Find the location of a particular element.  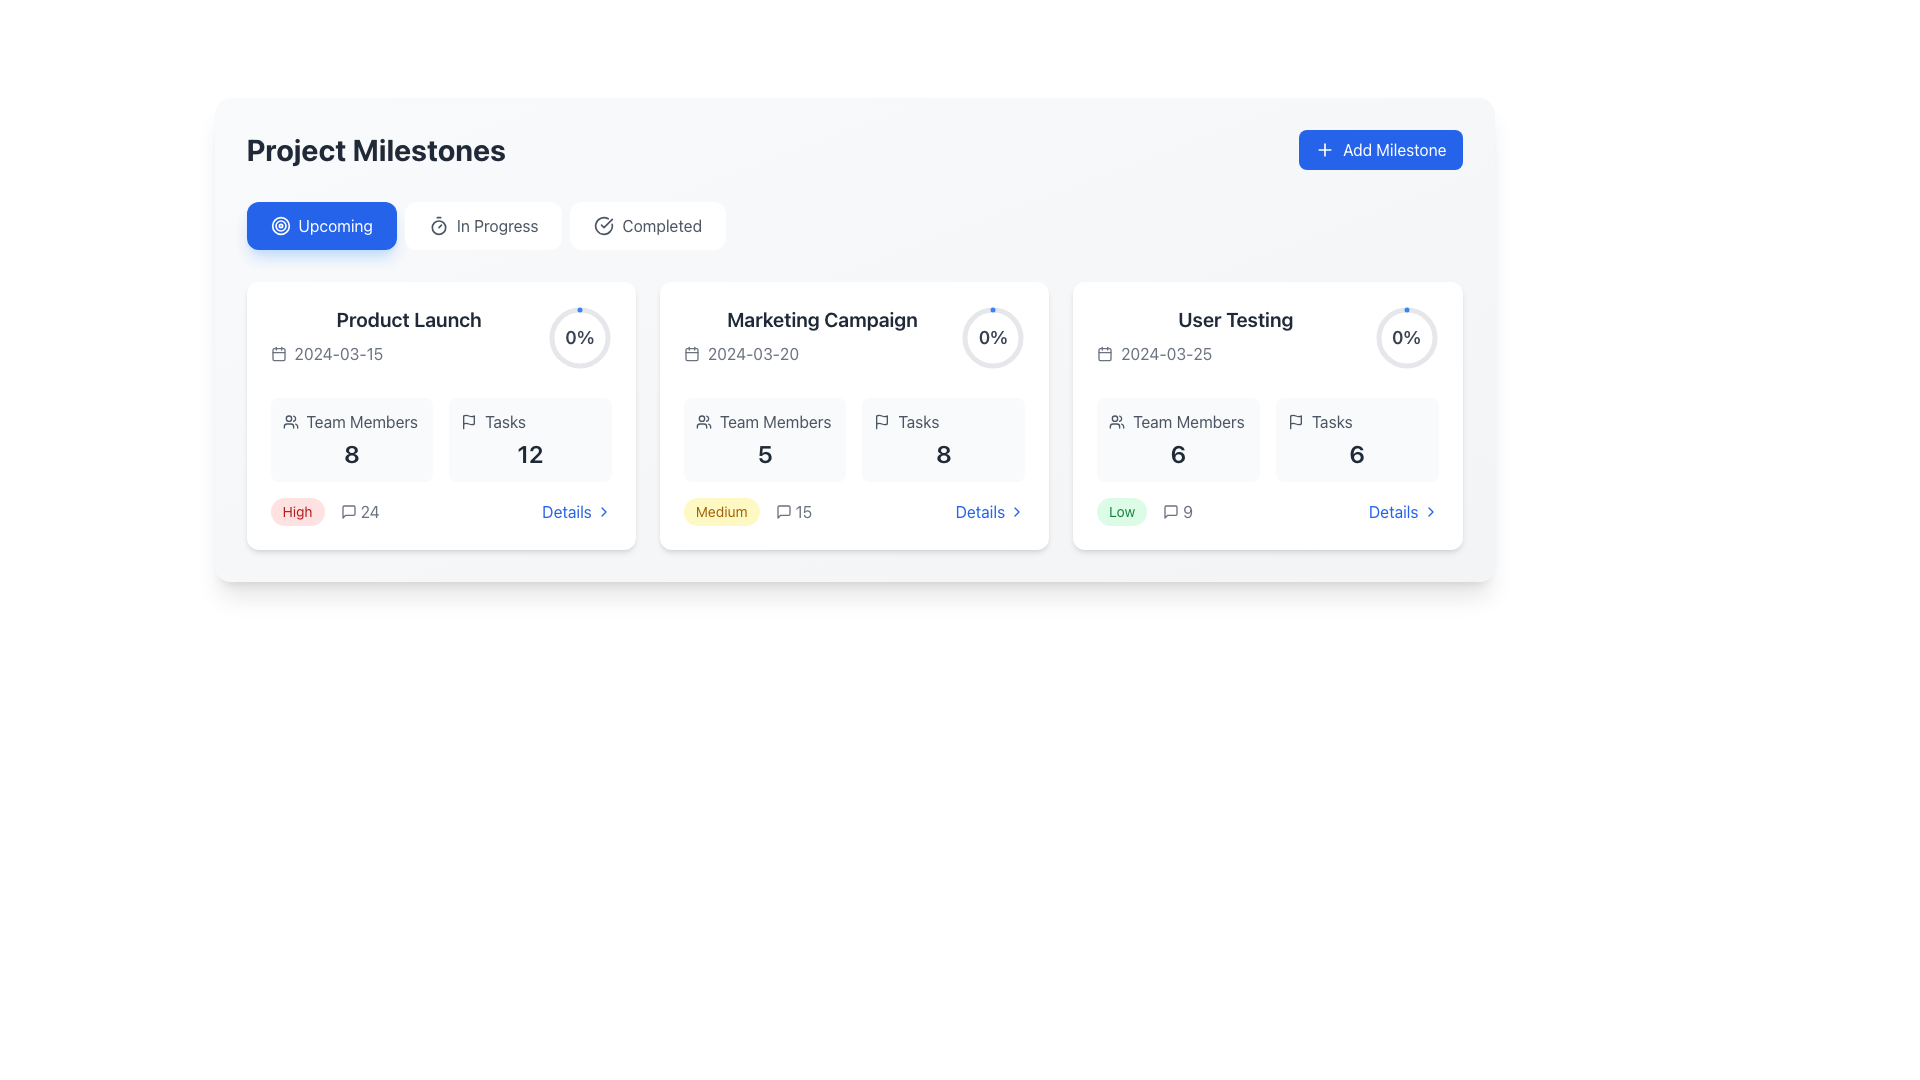

the comments icon located within the 'Marketing Campaign' milestone card, which is adjacent to the numerical indicator showing '15' to interact with it is located at coordinates (782, 511).